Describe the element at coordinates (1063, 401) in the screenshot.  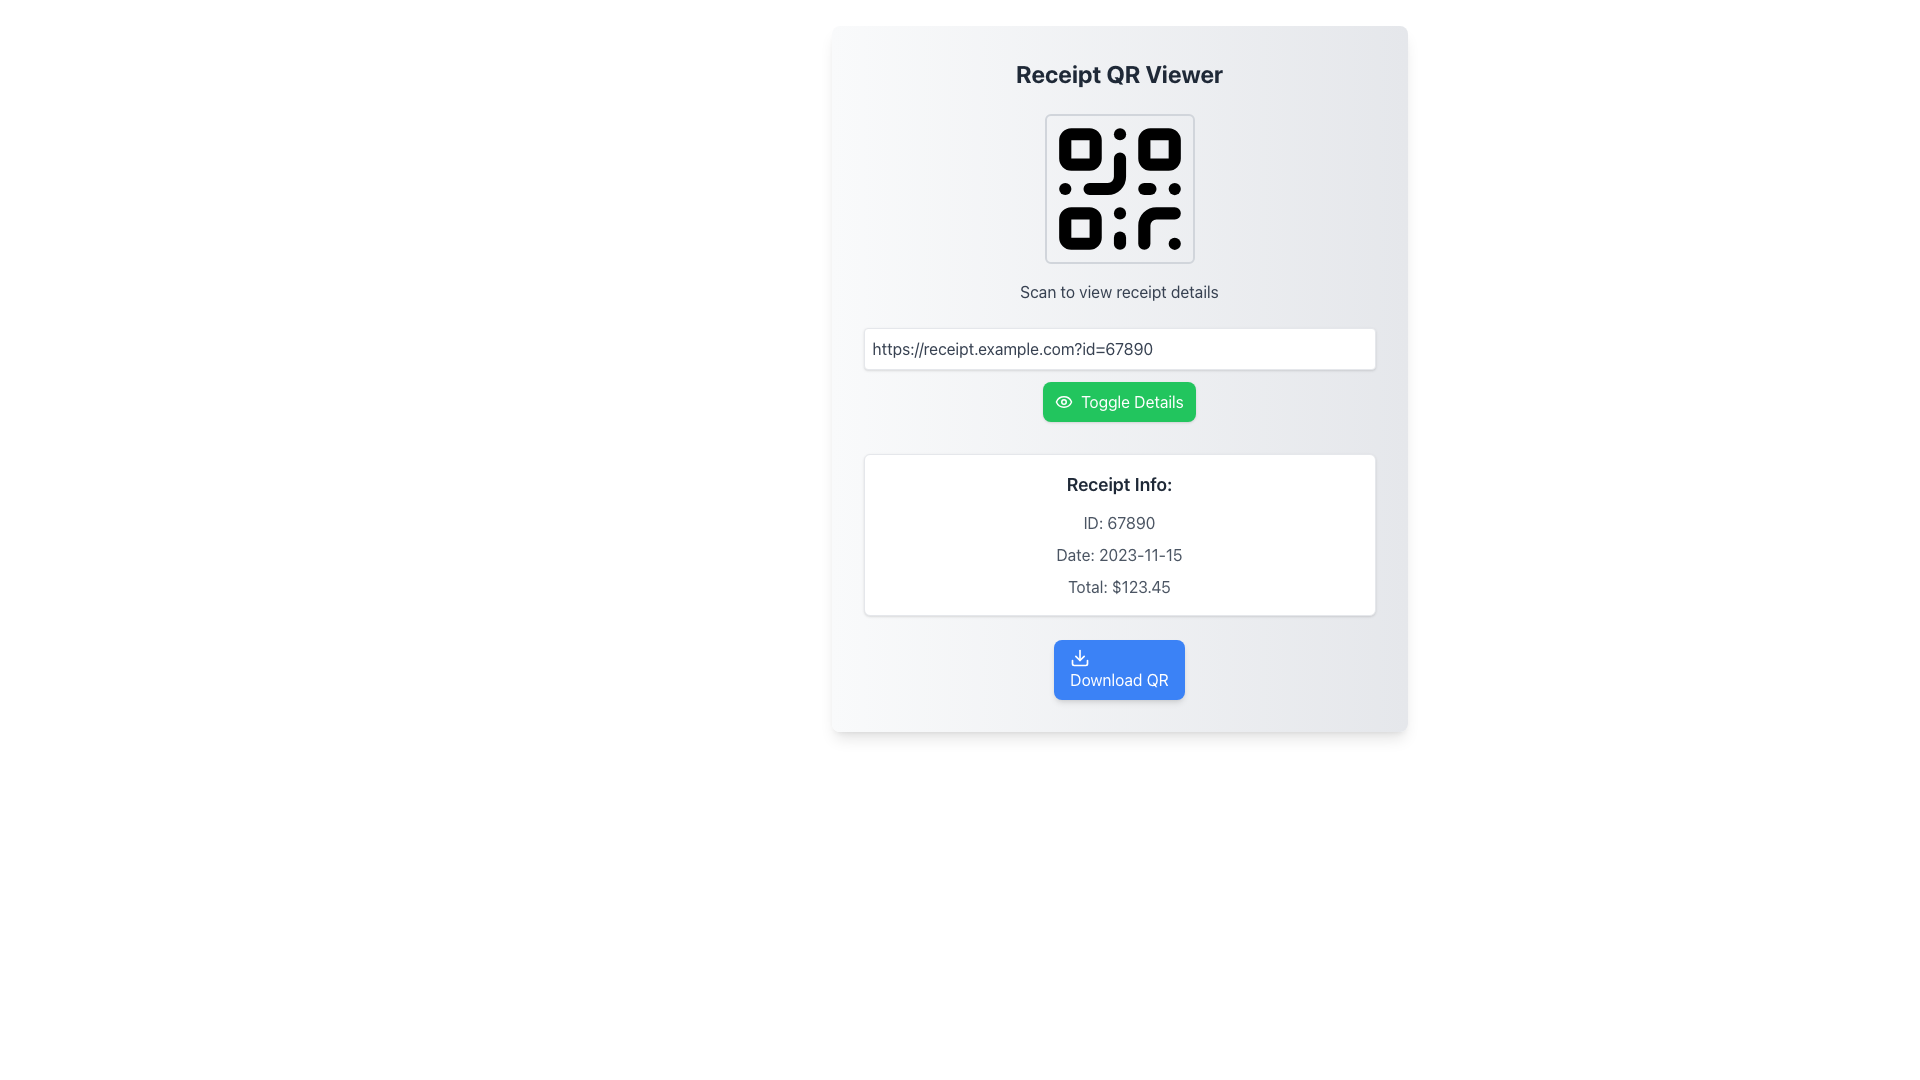
I see `the small eye-shaped Decorative Icon, which is positioned on the left side of the green 'Toggle Details' button` at that location.